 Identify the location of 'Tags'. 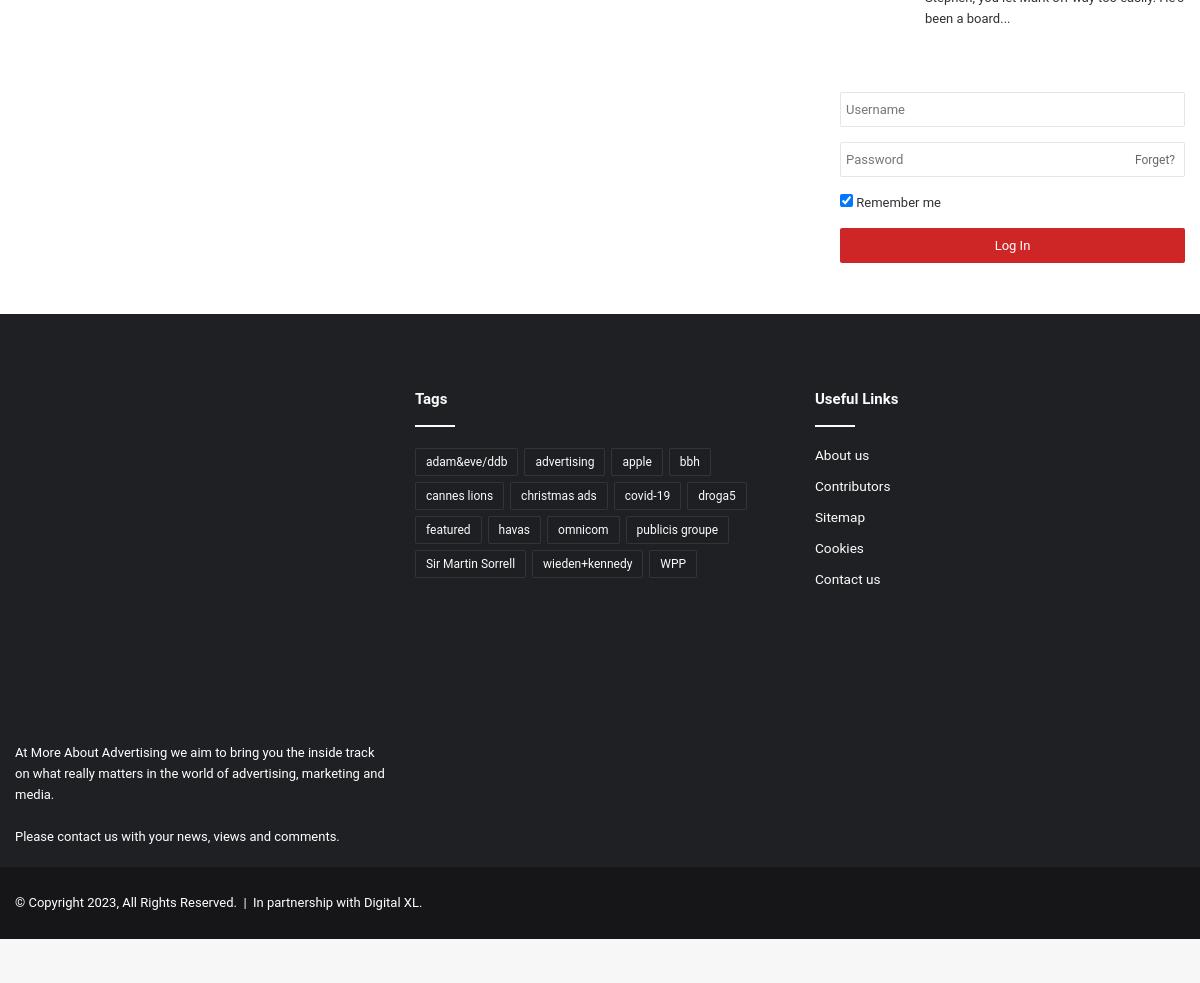
(430, 397).